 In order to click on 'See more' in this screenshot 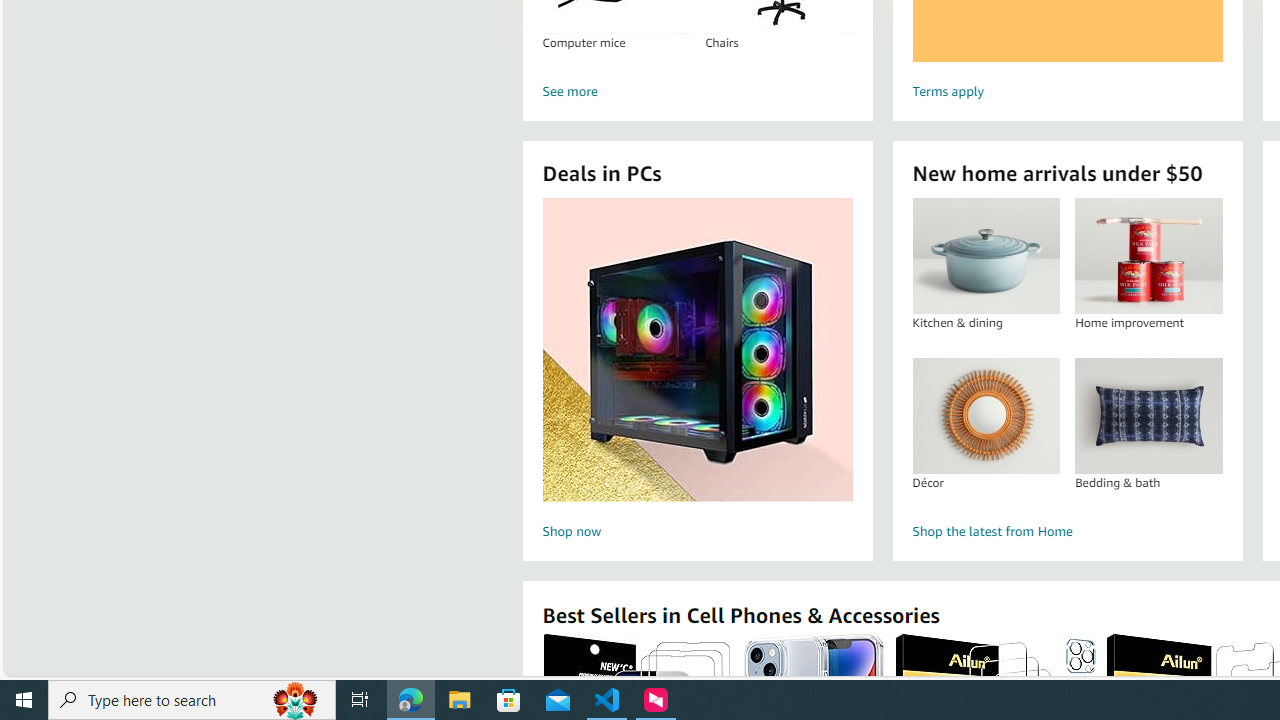, I will do `click(696, 92)`.